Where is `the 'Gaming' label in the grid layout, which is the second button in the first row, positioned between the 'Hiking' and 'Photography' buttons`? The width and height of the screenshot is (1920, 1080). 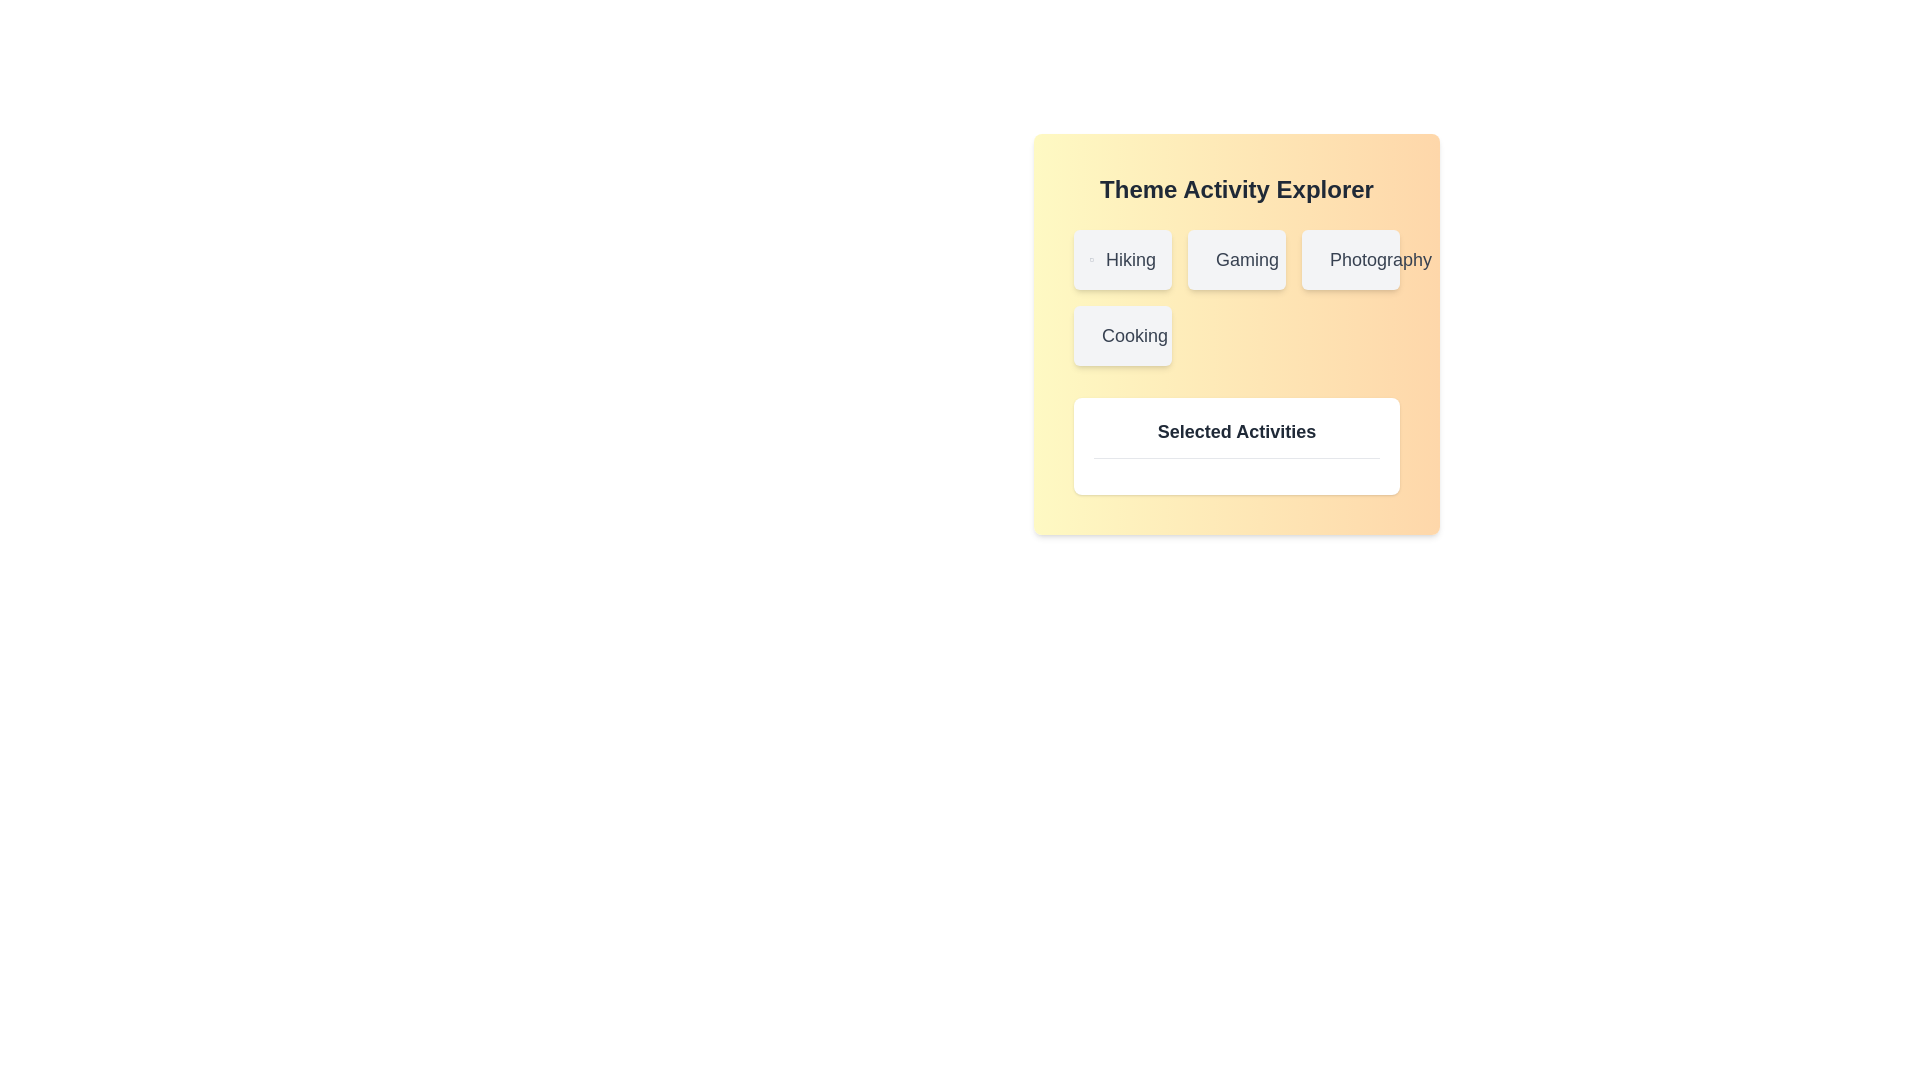 the 'Gaming' label in the grid layout, which is the second button in the first row, positioned between the 'Hiking' and 'Photography' buttons is located at coordinates (1236, 258).